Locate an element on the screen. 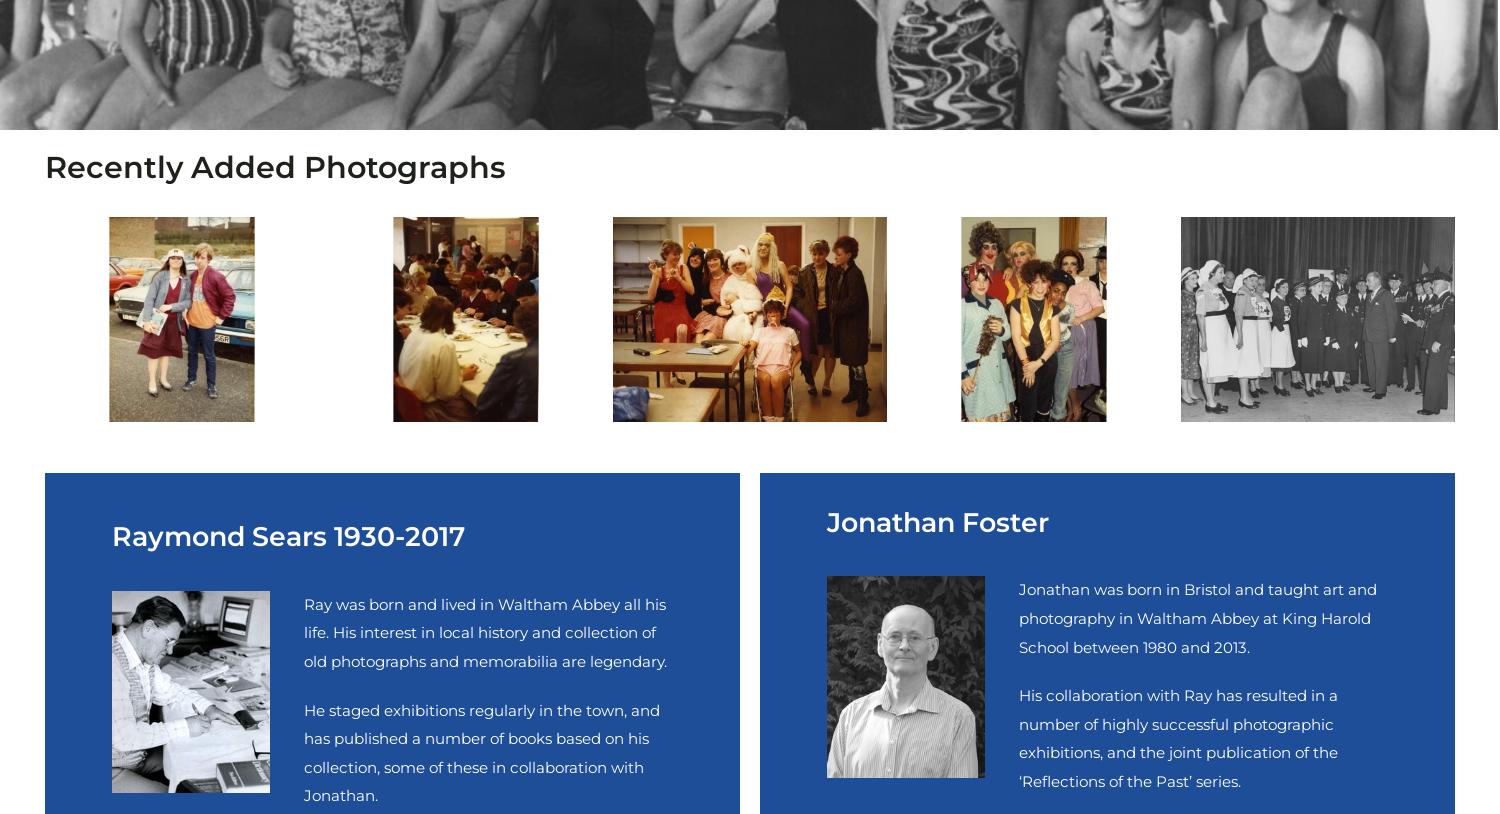 Image resolution: width=1500 pixels, height=814 pixels. 'Waltham Abbey Archive | Newsletter' is located at coordinates (338, 257).